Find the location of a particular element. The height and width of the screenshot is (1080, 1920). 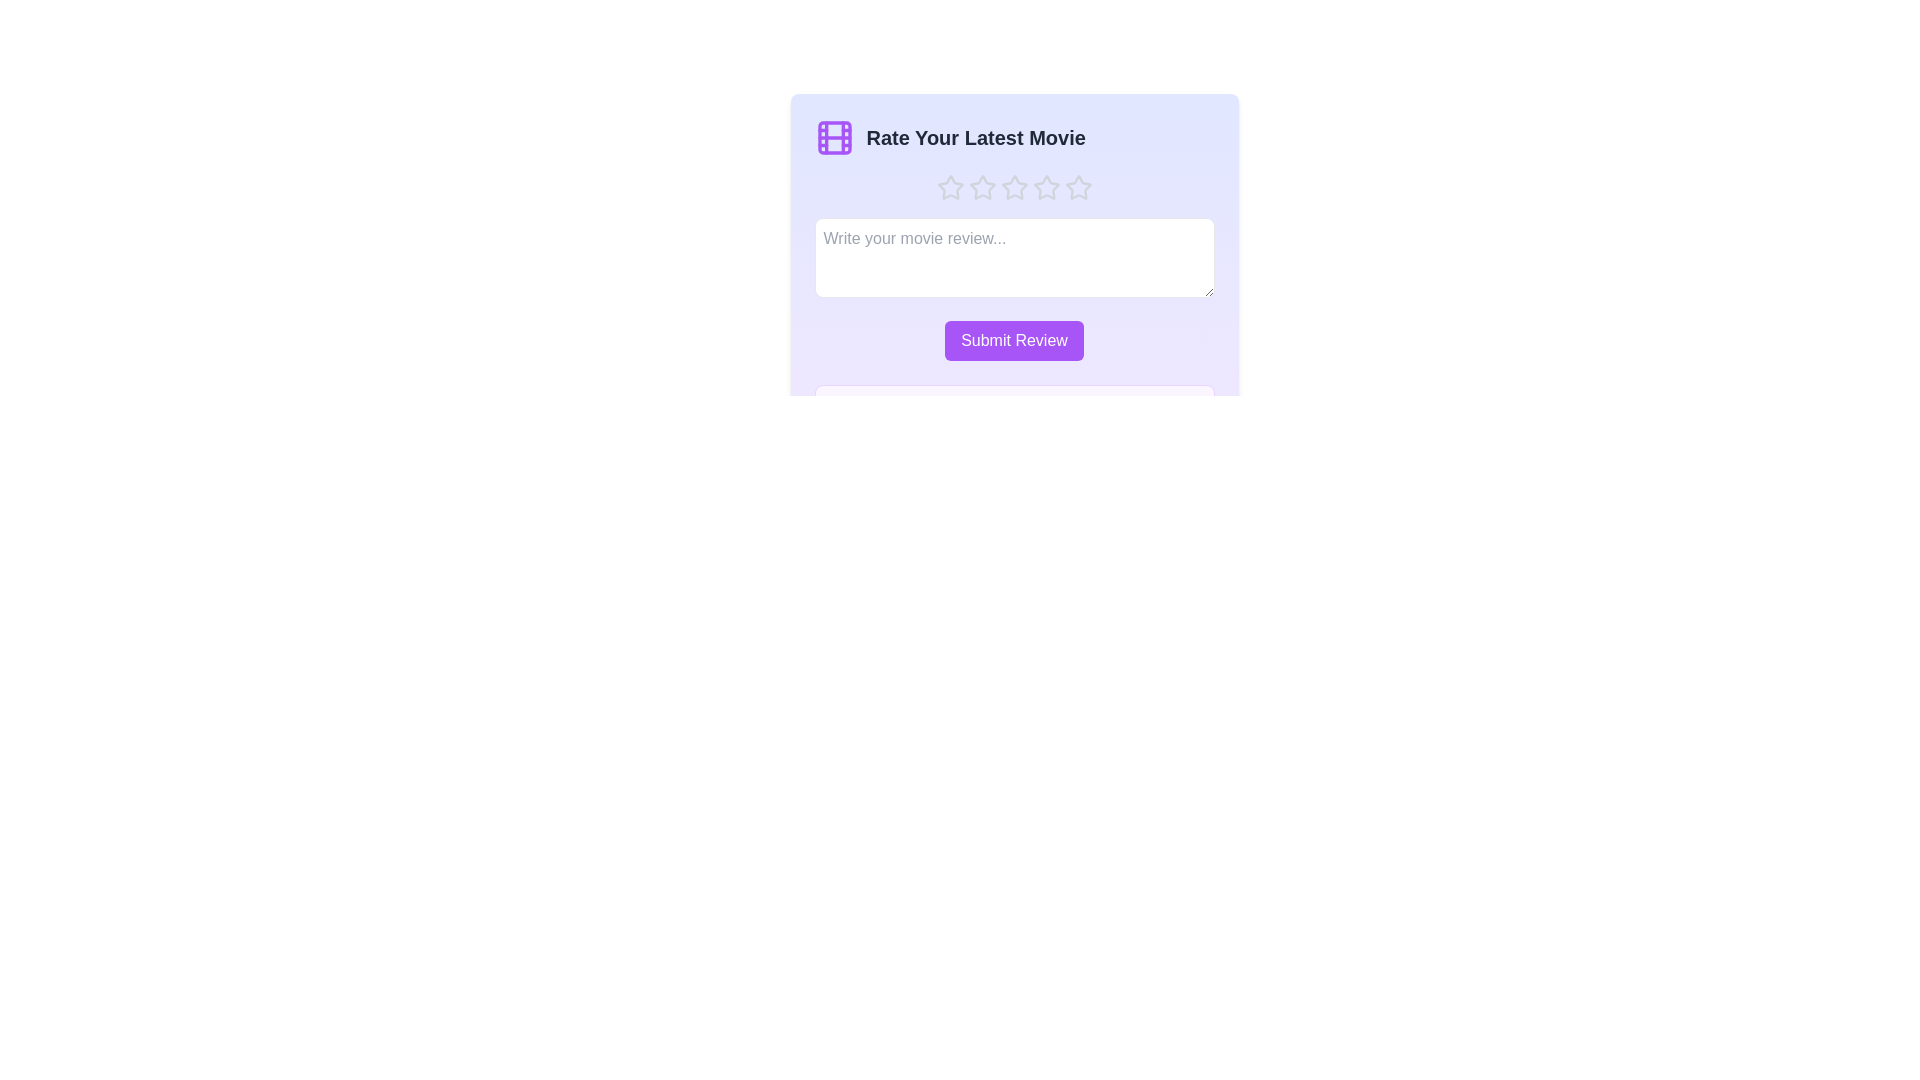

the text area and type the review text is located at coordinates (1014, 257).